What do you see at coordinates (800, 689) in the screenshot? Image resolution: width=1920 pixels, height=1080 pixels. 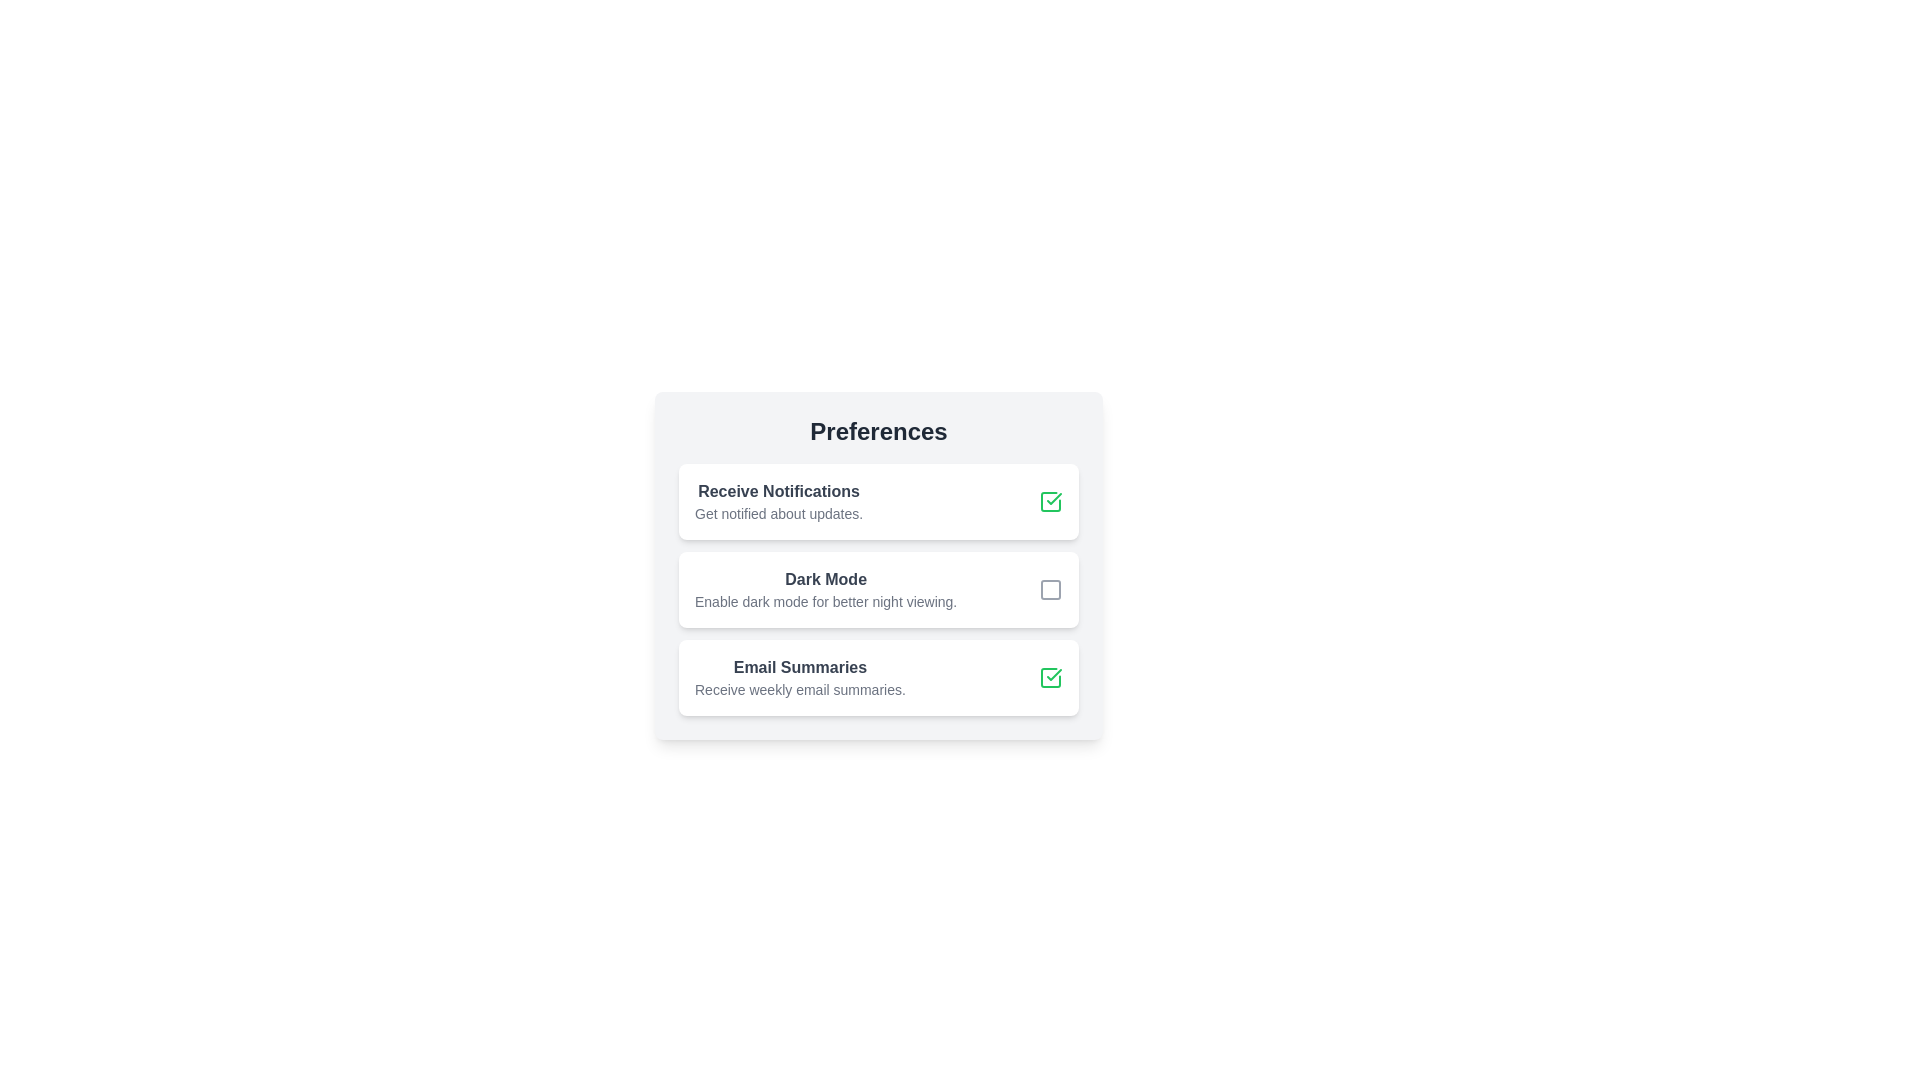 I see `descriptive text element that states 'Receive weekly email summaries.' located below the heading 'Email Summaries'` at bounding box center [800, 689].